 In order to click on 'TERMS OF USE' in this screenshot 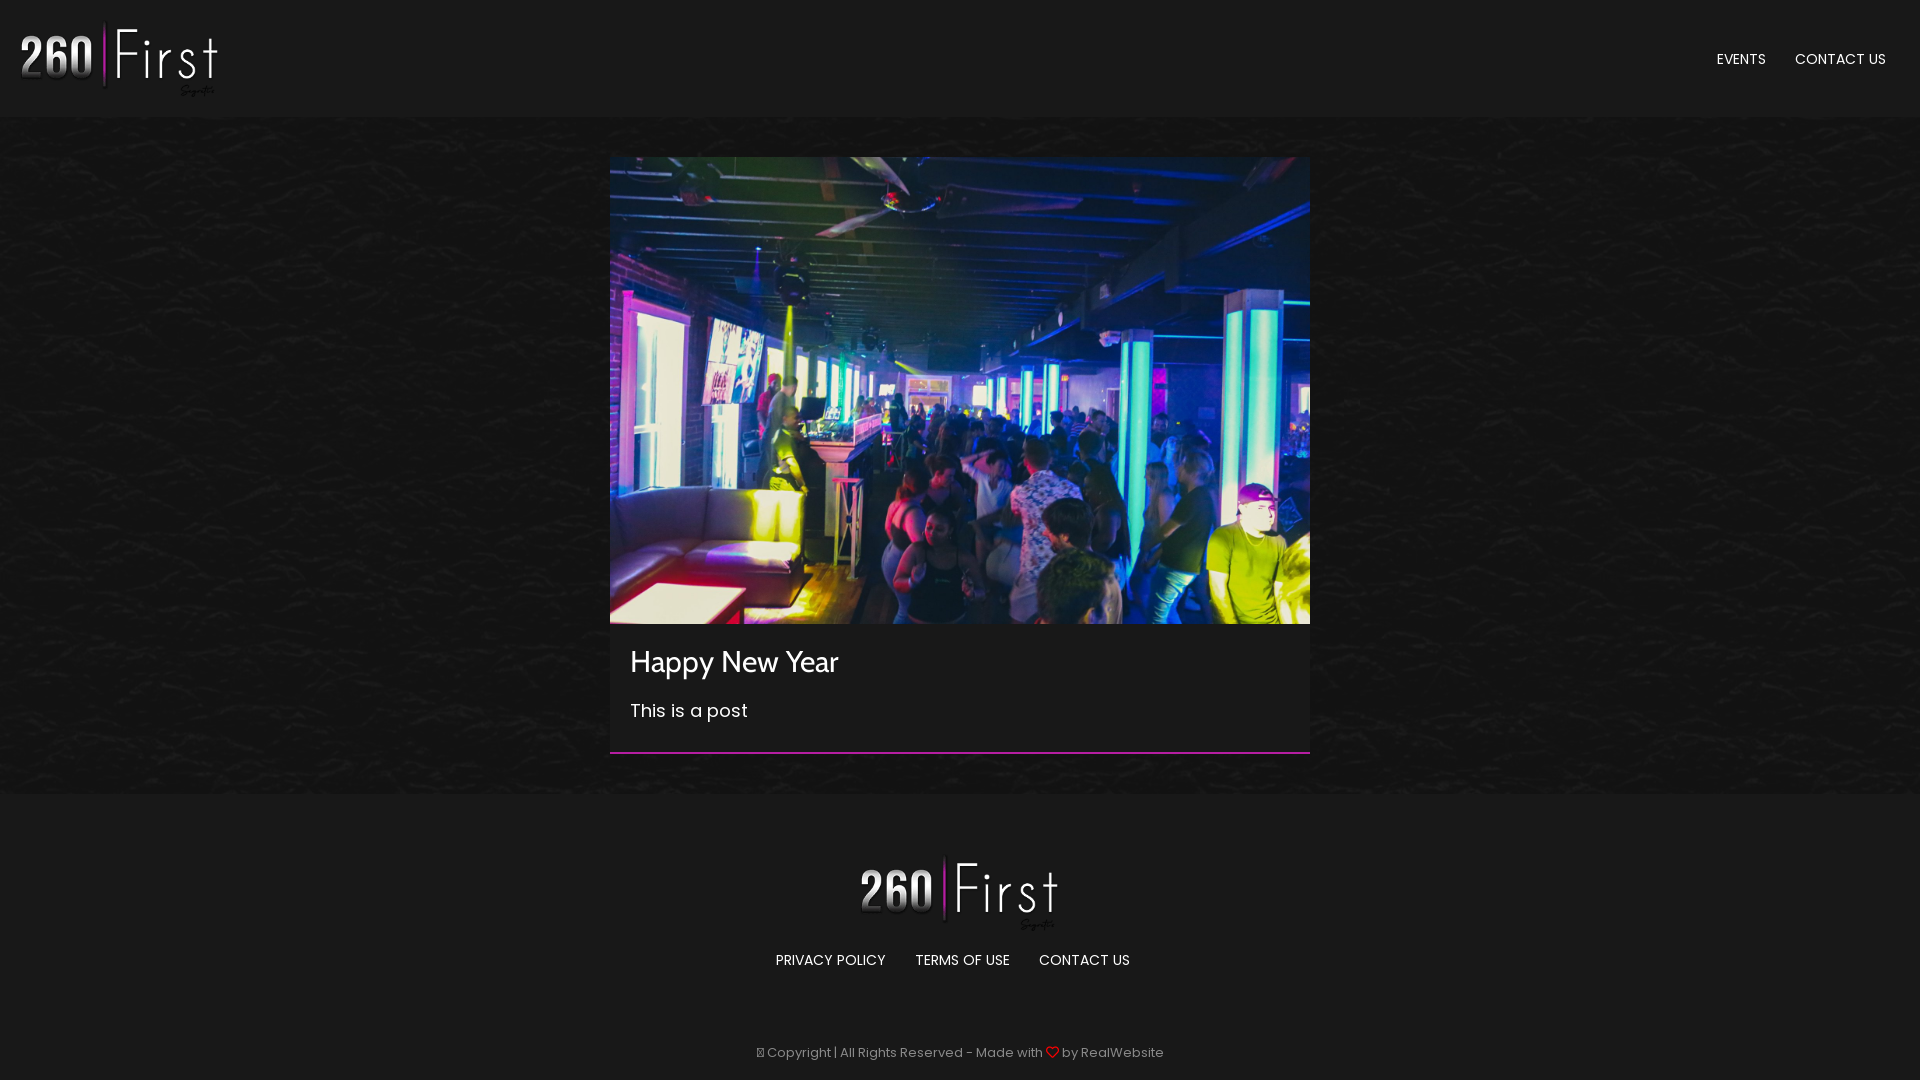, I will do `click(961, 959)`.